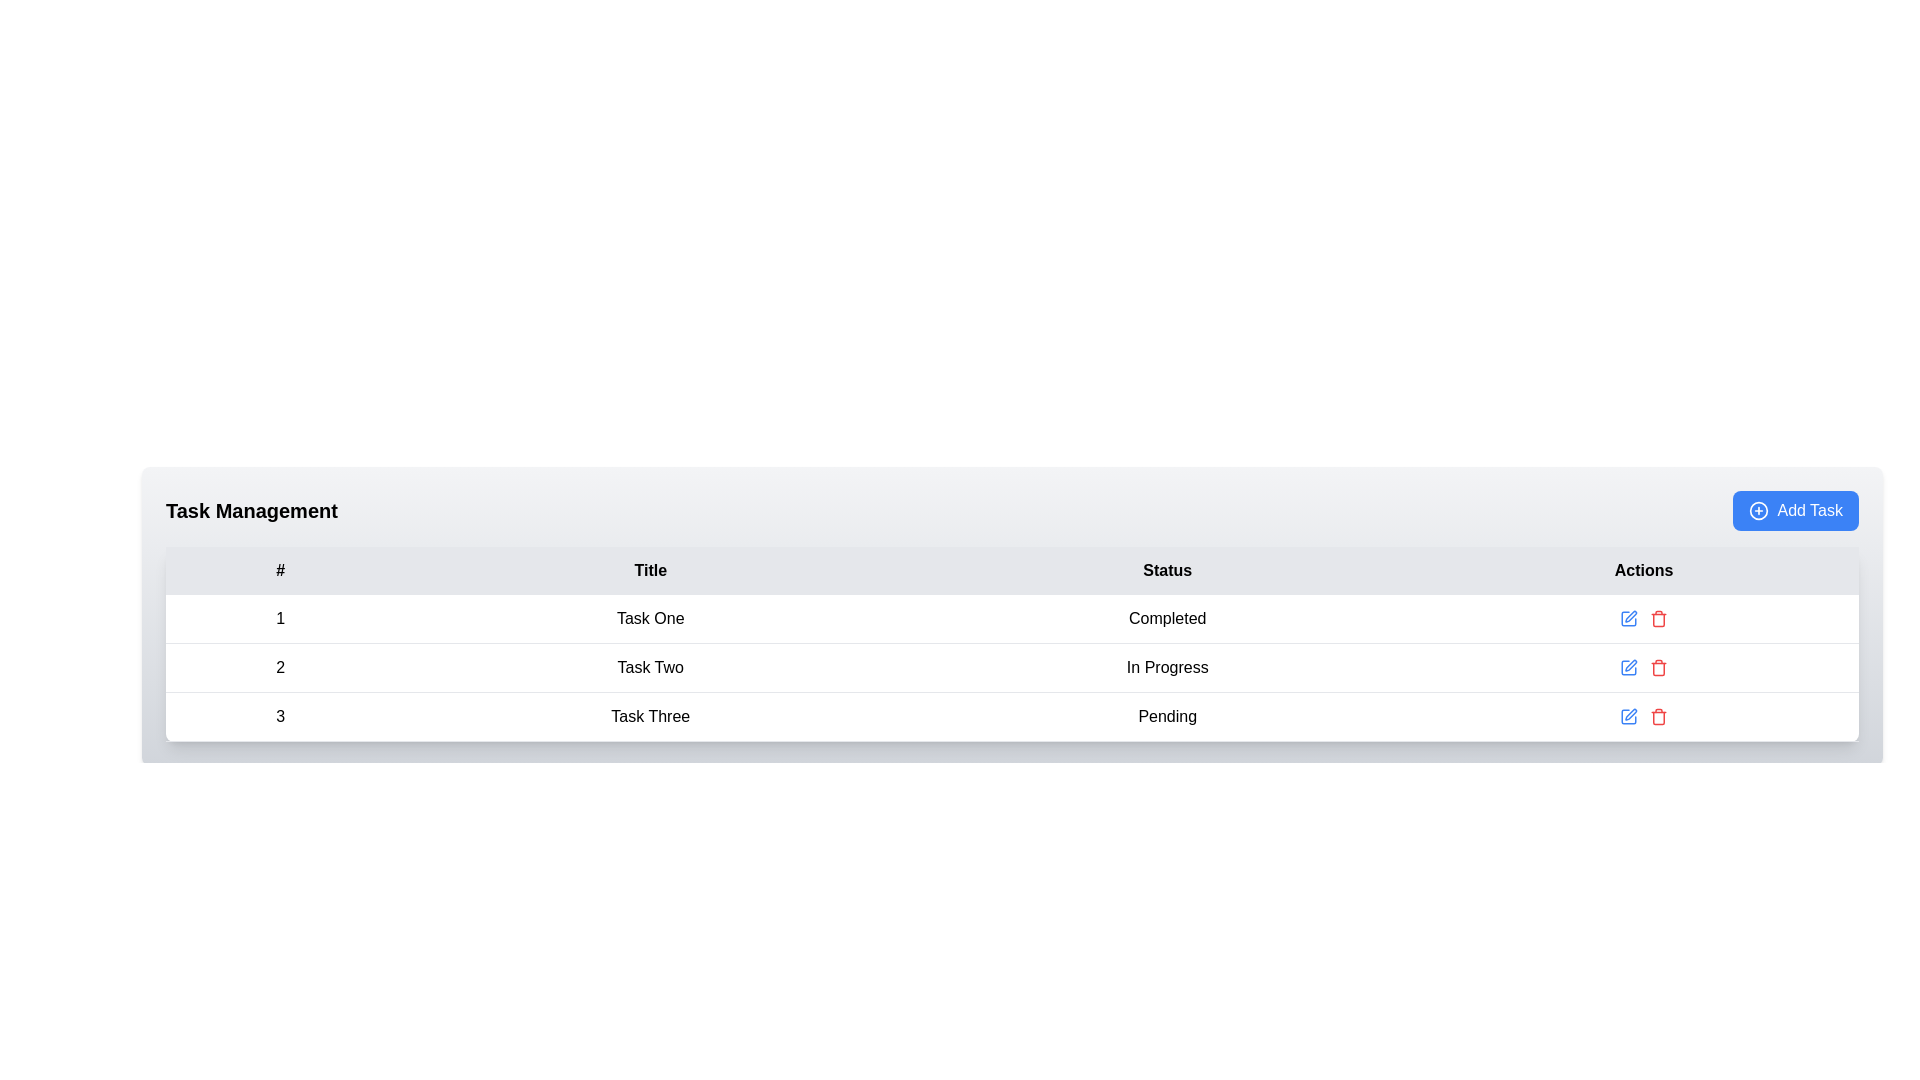 The height and width of the screenshot is (1080, 1920). I want to click on the table cell, so click(1643, 716).